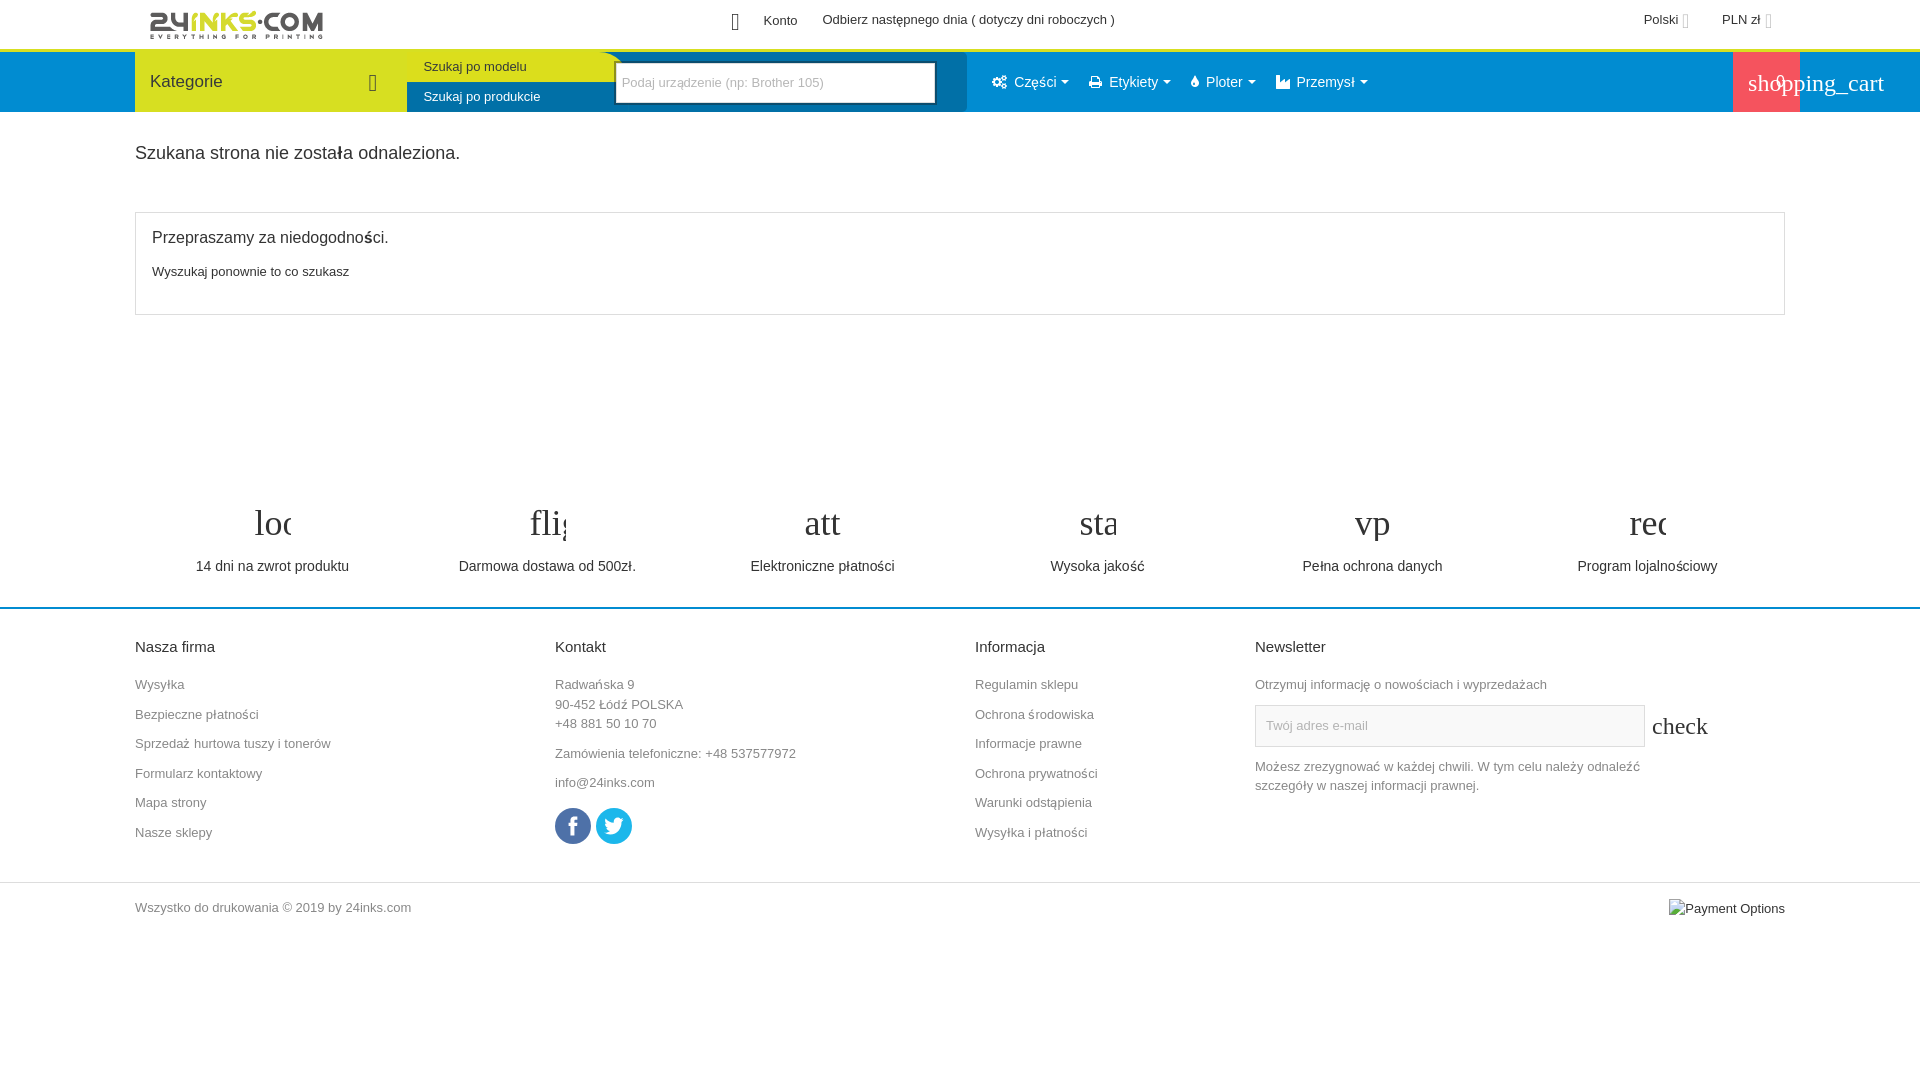 The image size is (1920, 1080). Describe the element at coordinates (1129, 80) in the screenshot. I see `'Etykiety'` at that location.